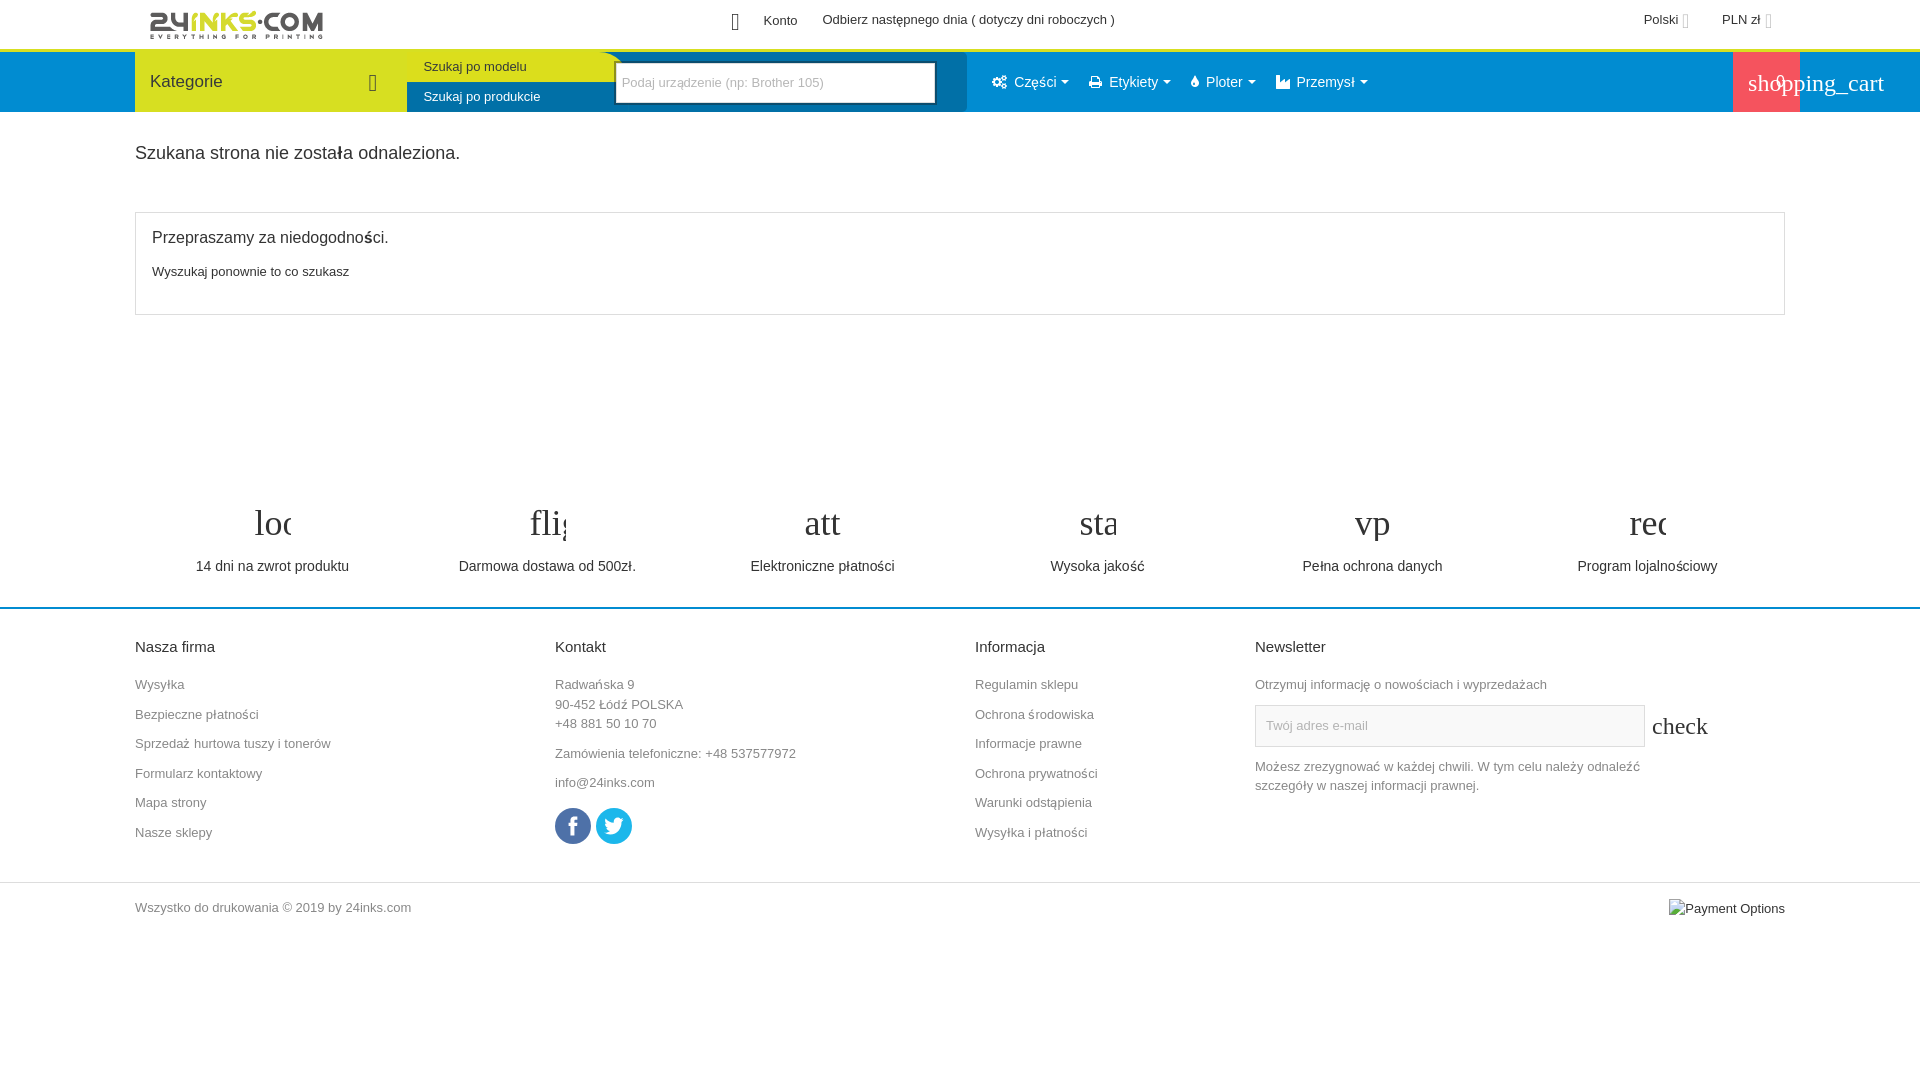 The image size is (1920, 1080). Describe the element at coordinates (1129, 80) in the screenshot. I see `'Etykiety'` at that location.